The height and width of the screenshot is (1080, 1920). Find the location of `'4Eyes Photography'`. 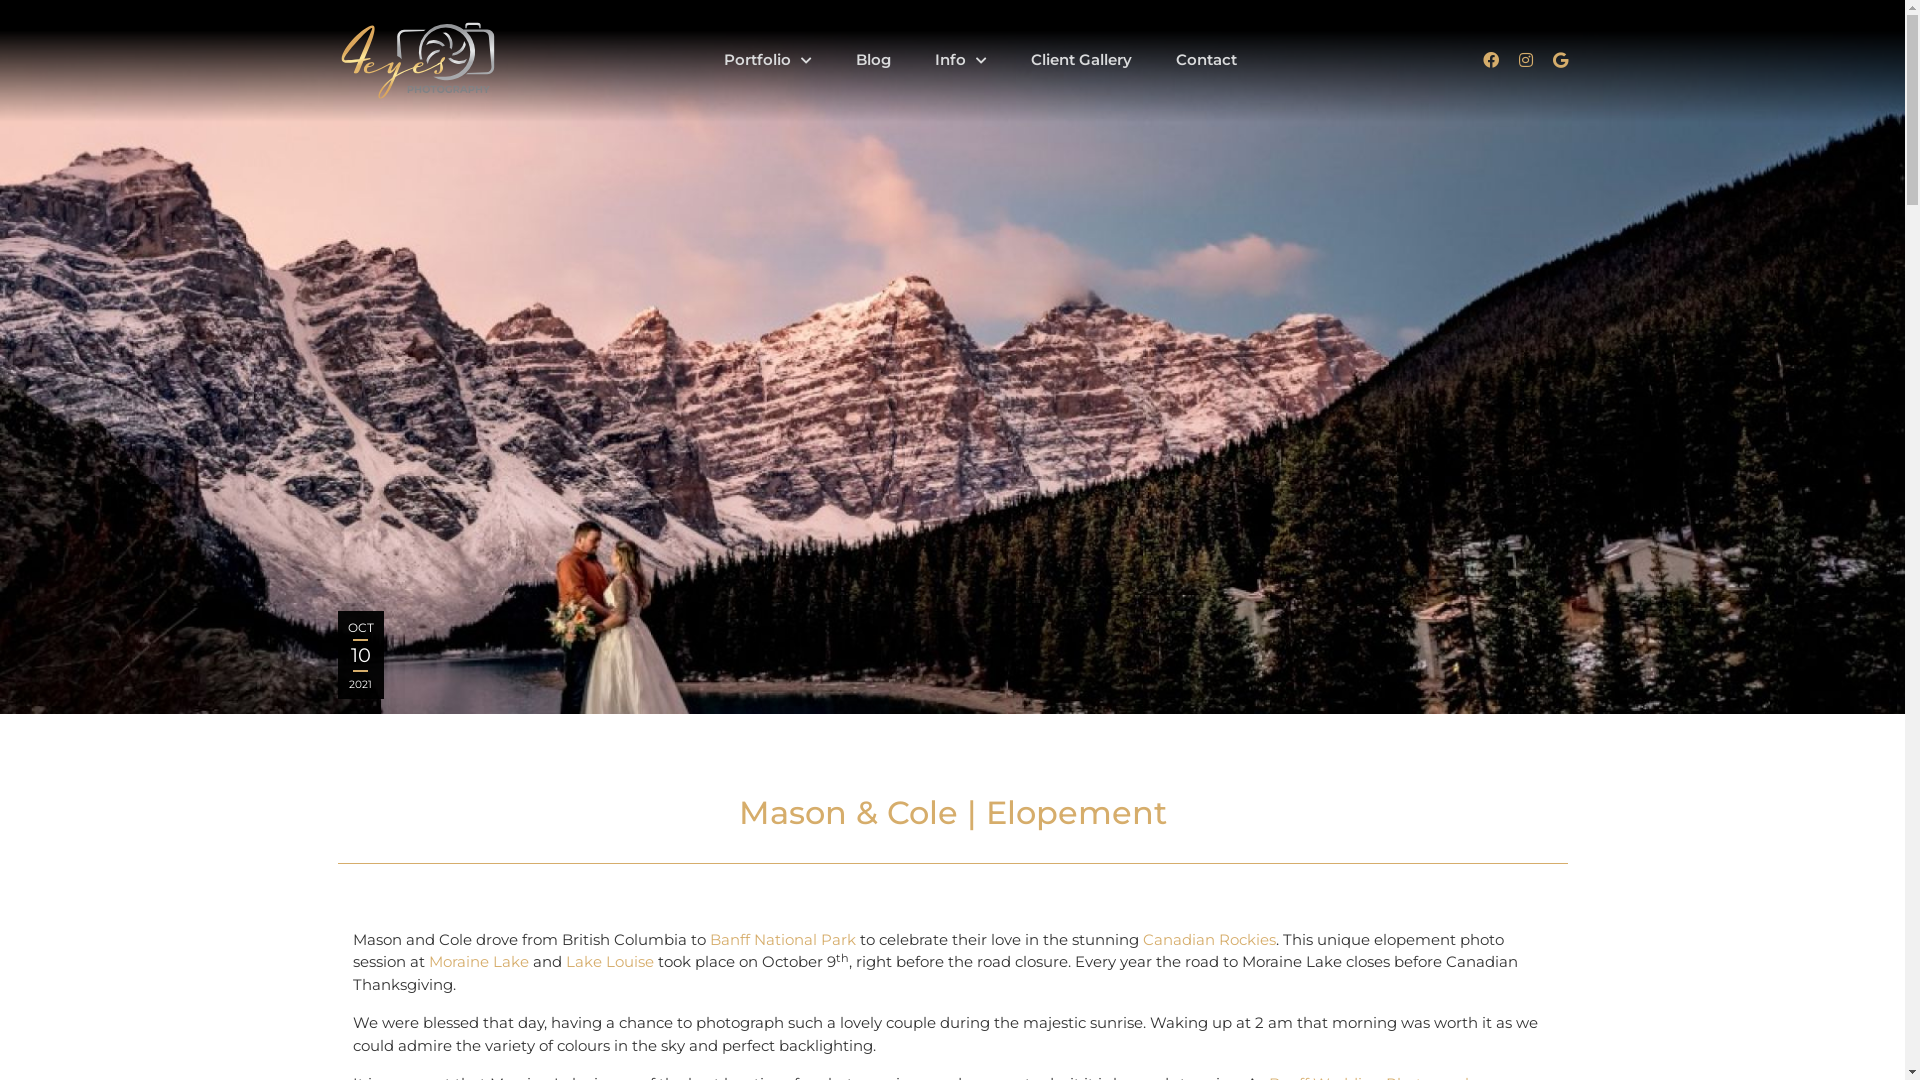

'4Eyes Photography' is located at coordinates (337, 60).